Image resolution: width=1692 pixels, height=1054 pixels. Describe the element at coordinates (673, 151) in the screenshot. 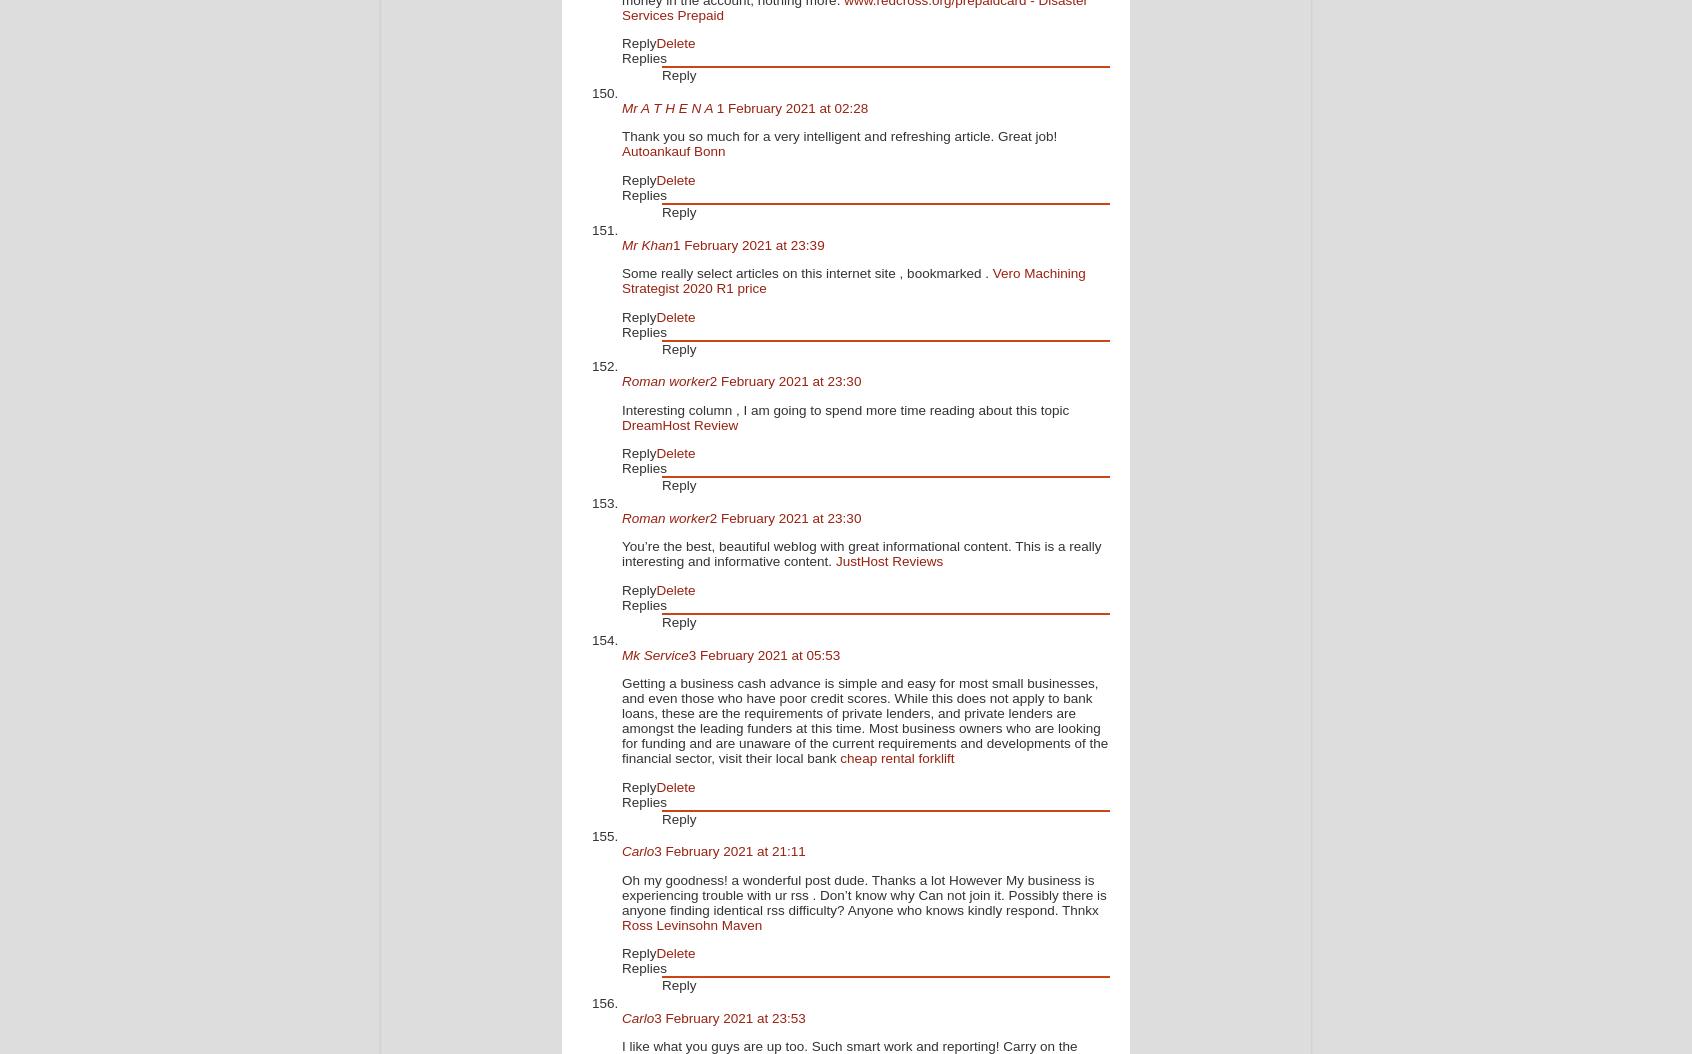

I see `'Autoankauf Bonn'` at that location.